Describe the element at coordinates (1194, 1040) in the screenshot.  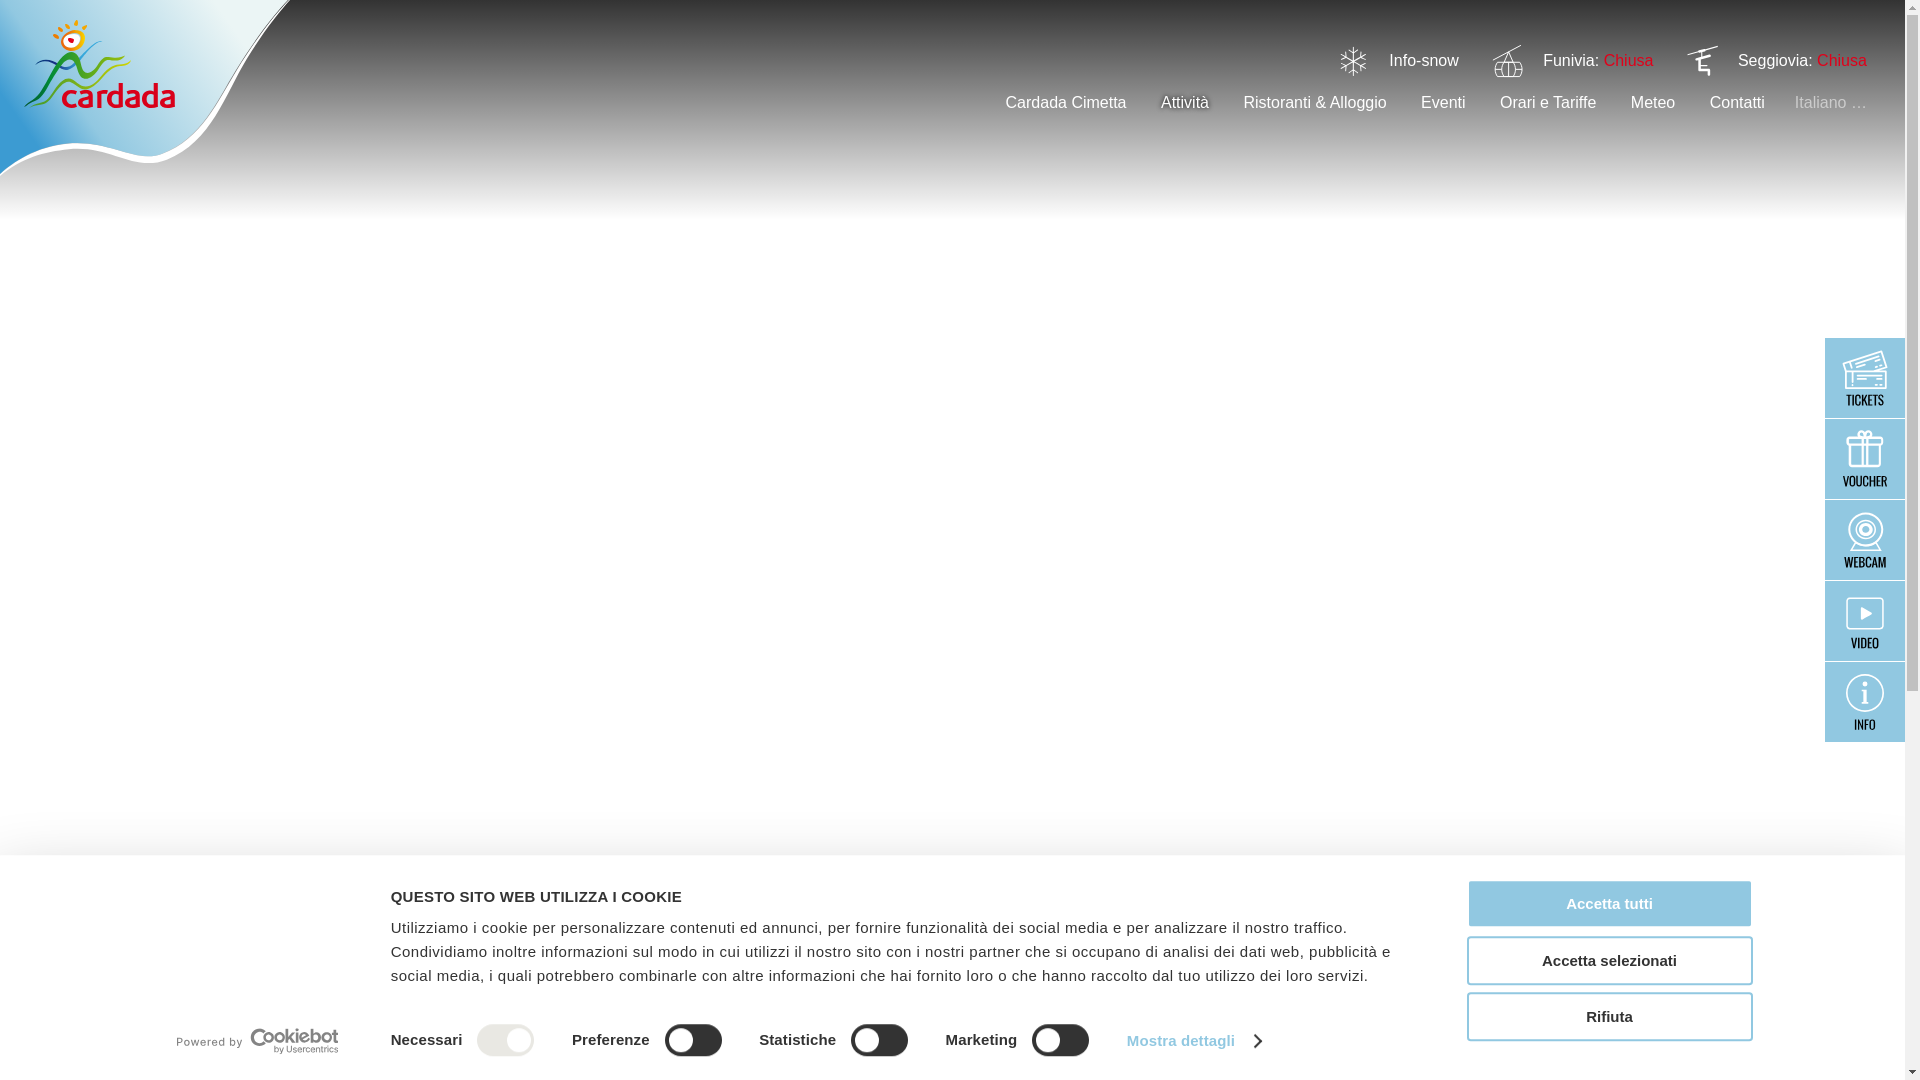
I see `'Mostra dettagli'` at that location.